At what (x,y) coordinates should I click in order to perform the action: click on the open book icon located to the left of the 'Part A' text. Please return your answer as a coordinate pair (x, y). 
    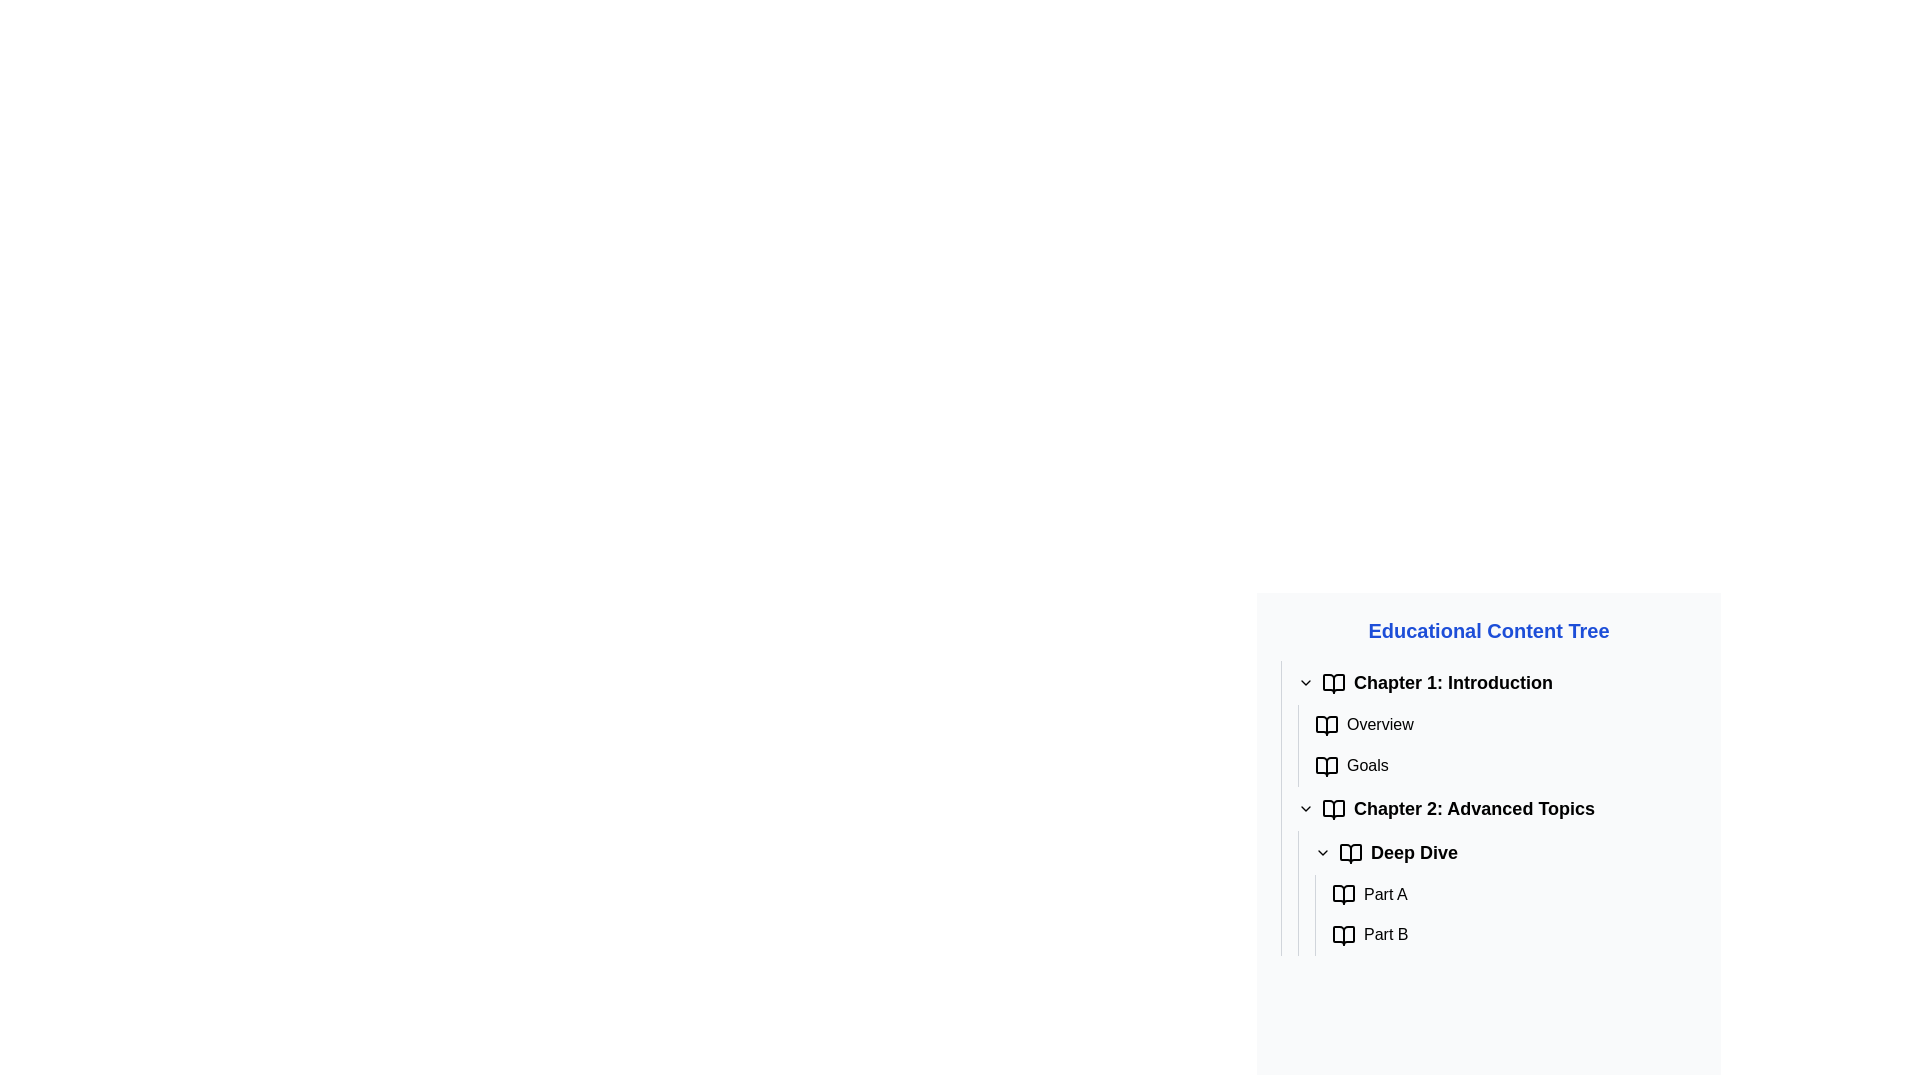
    Looking at the image, I should click on (1344, 893).